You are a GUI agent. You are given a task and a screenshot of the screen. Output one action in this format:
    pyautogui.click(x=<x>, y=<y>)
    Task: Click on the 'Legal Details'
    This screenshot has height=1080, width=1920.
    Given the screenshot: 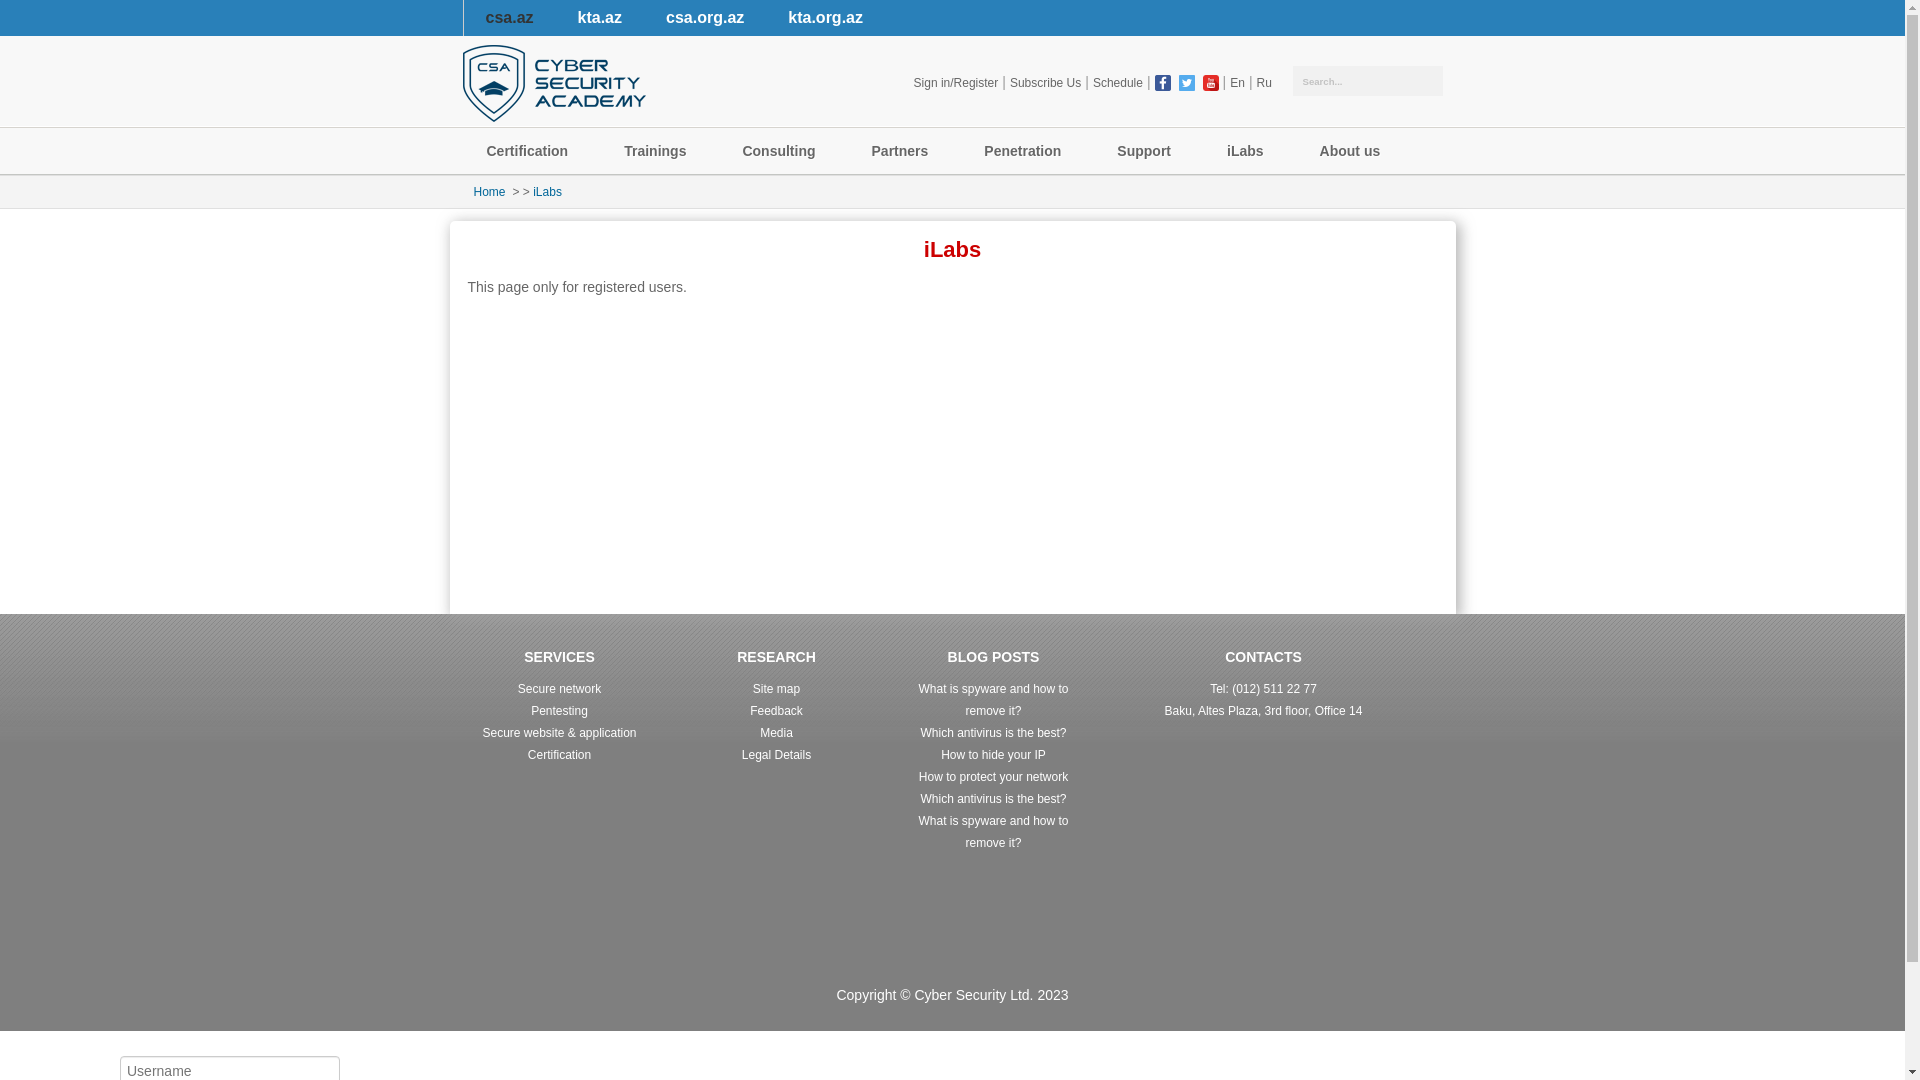 What is the action you would take?
    pyautogui.click(x=775, y=755)
    